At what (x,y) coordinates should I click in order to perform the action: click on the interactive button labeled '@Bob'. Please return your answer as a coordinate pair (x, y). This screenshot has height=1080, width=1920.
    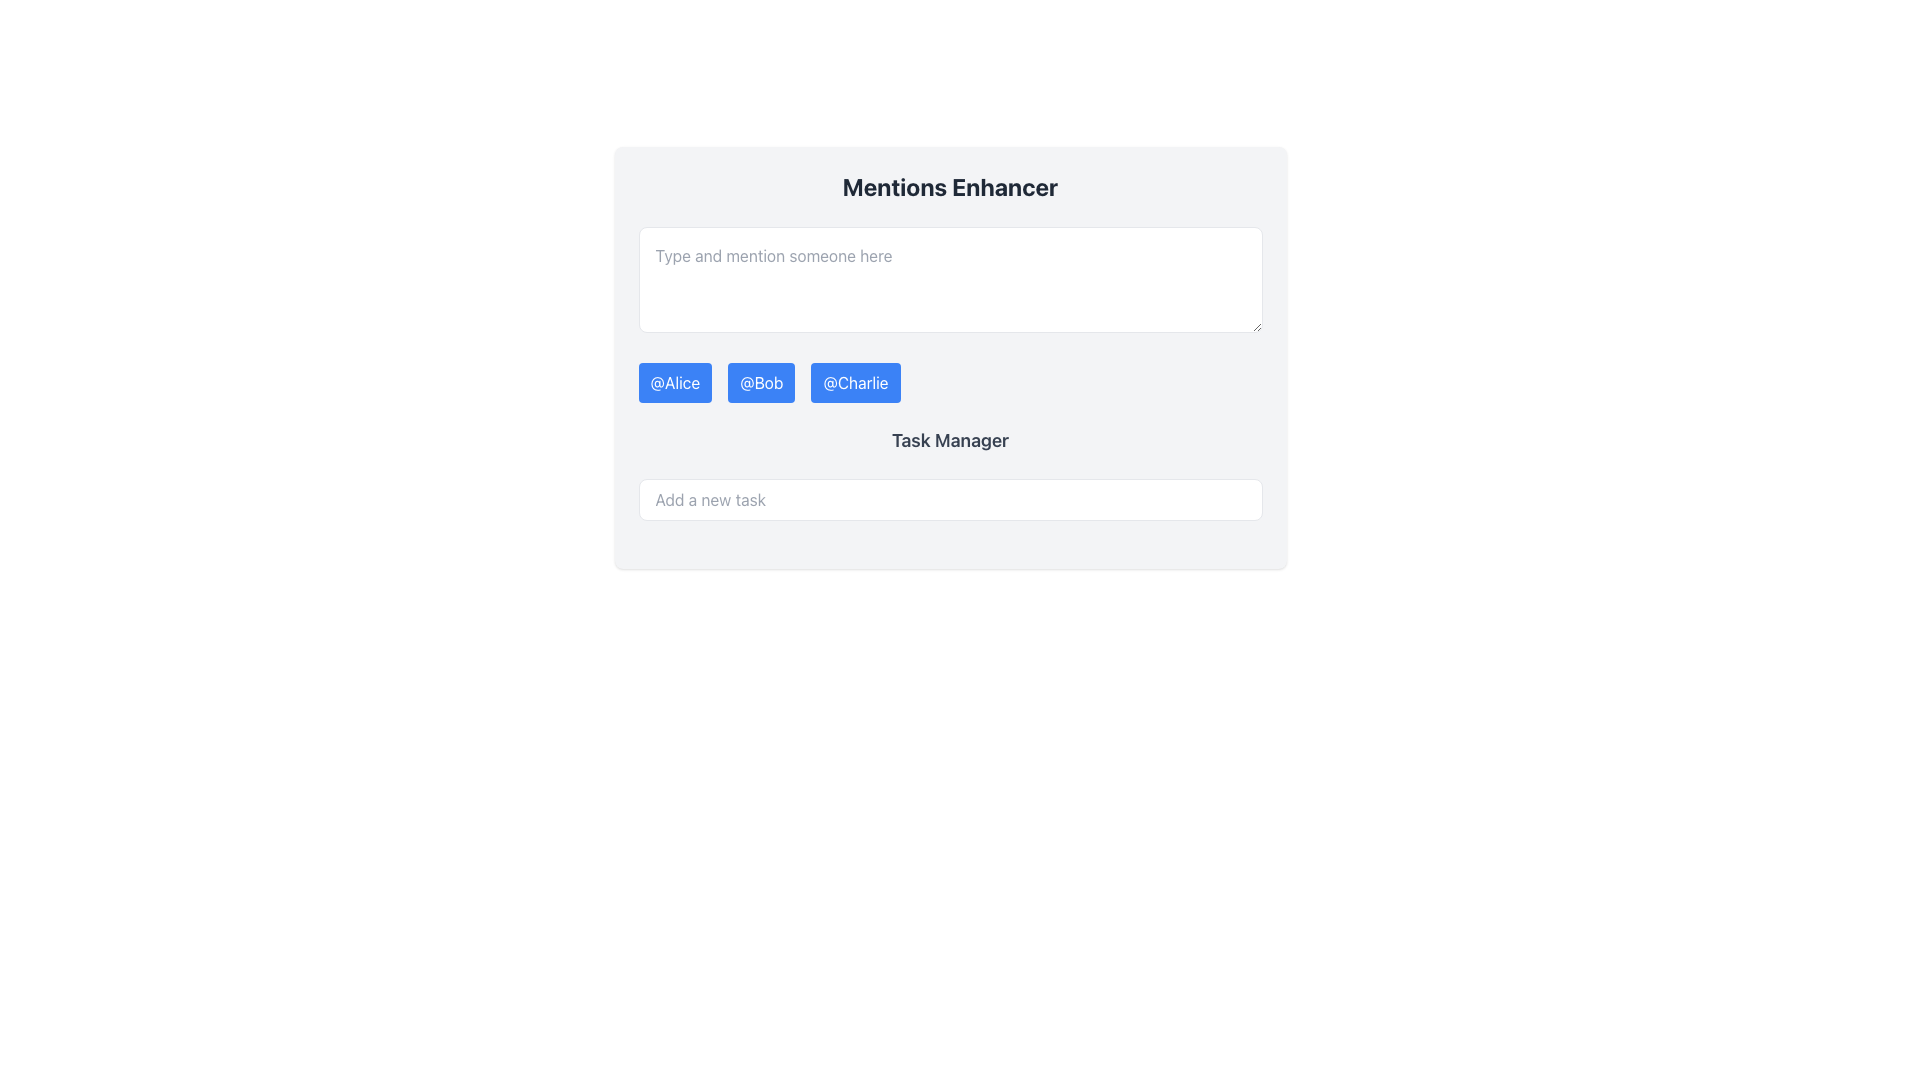
    Looking at the image, I should click on (760, 382).